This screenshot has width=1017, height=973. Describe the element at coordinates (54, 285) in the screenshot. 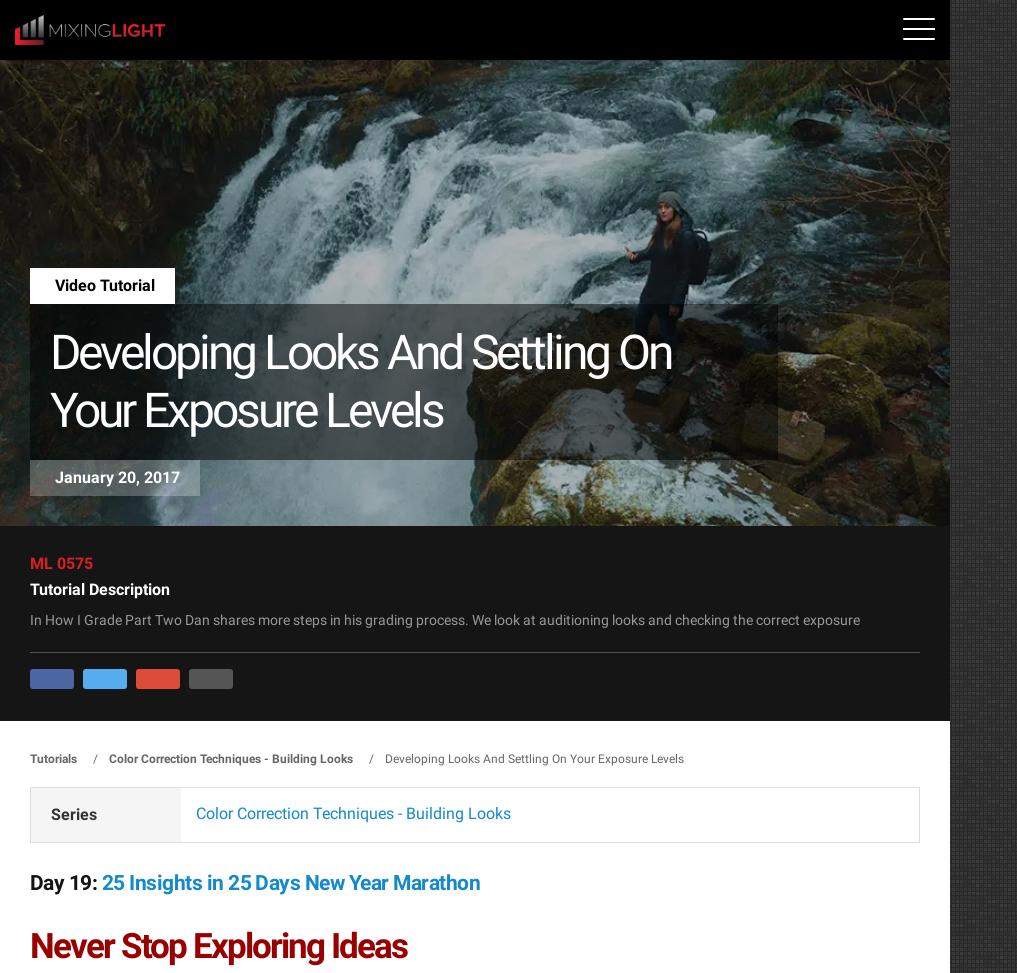

I see `'Video Tutorial'` at that location.